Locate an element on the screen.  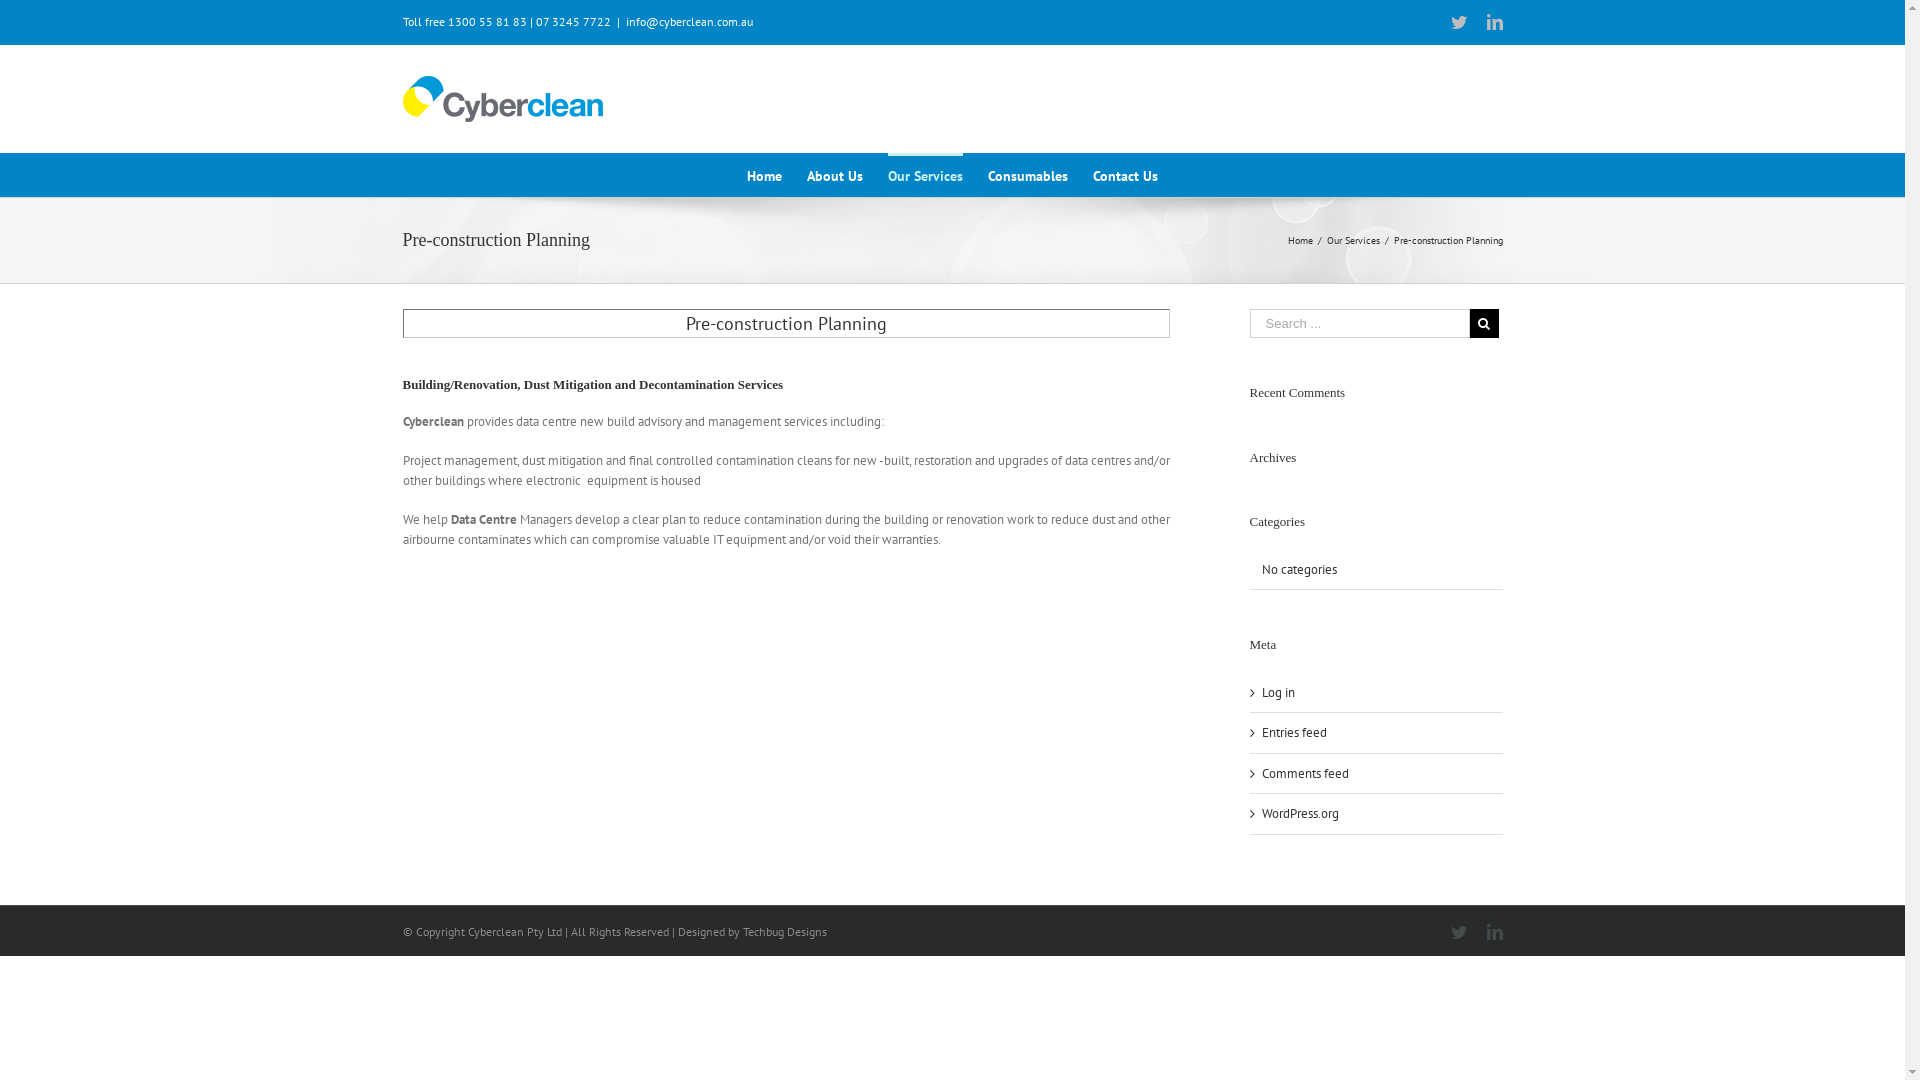
'Twitter' is located at coordinates (1458, 22).